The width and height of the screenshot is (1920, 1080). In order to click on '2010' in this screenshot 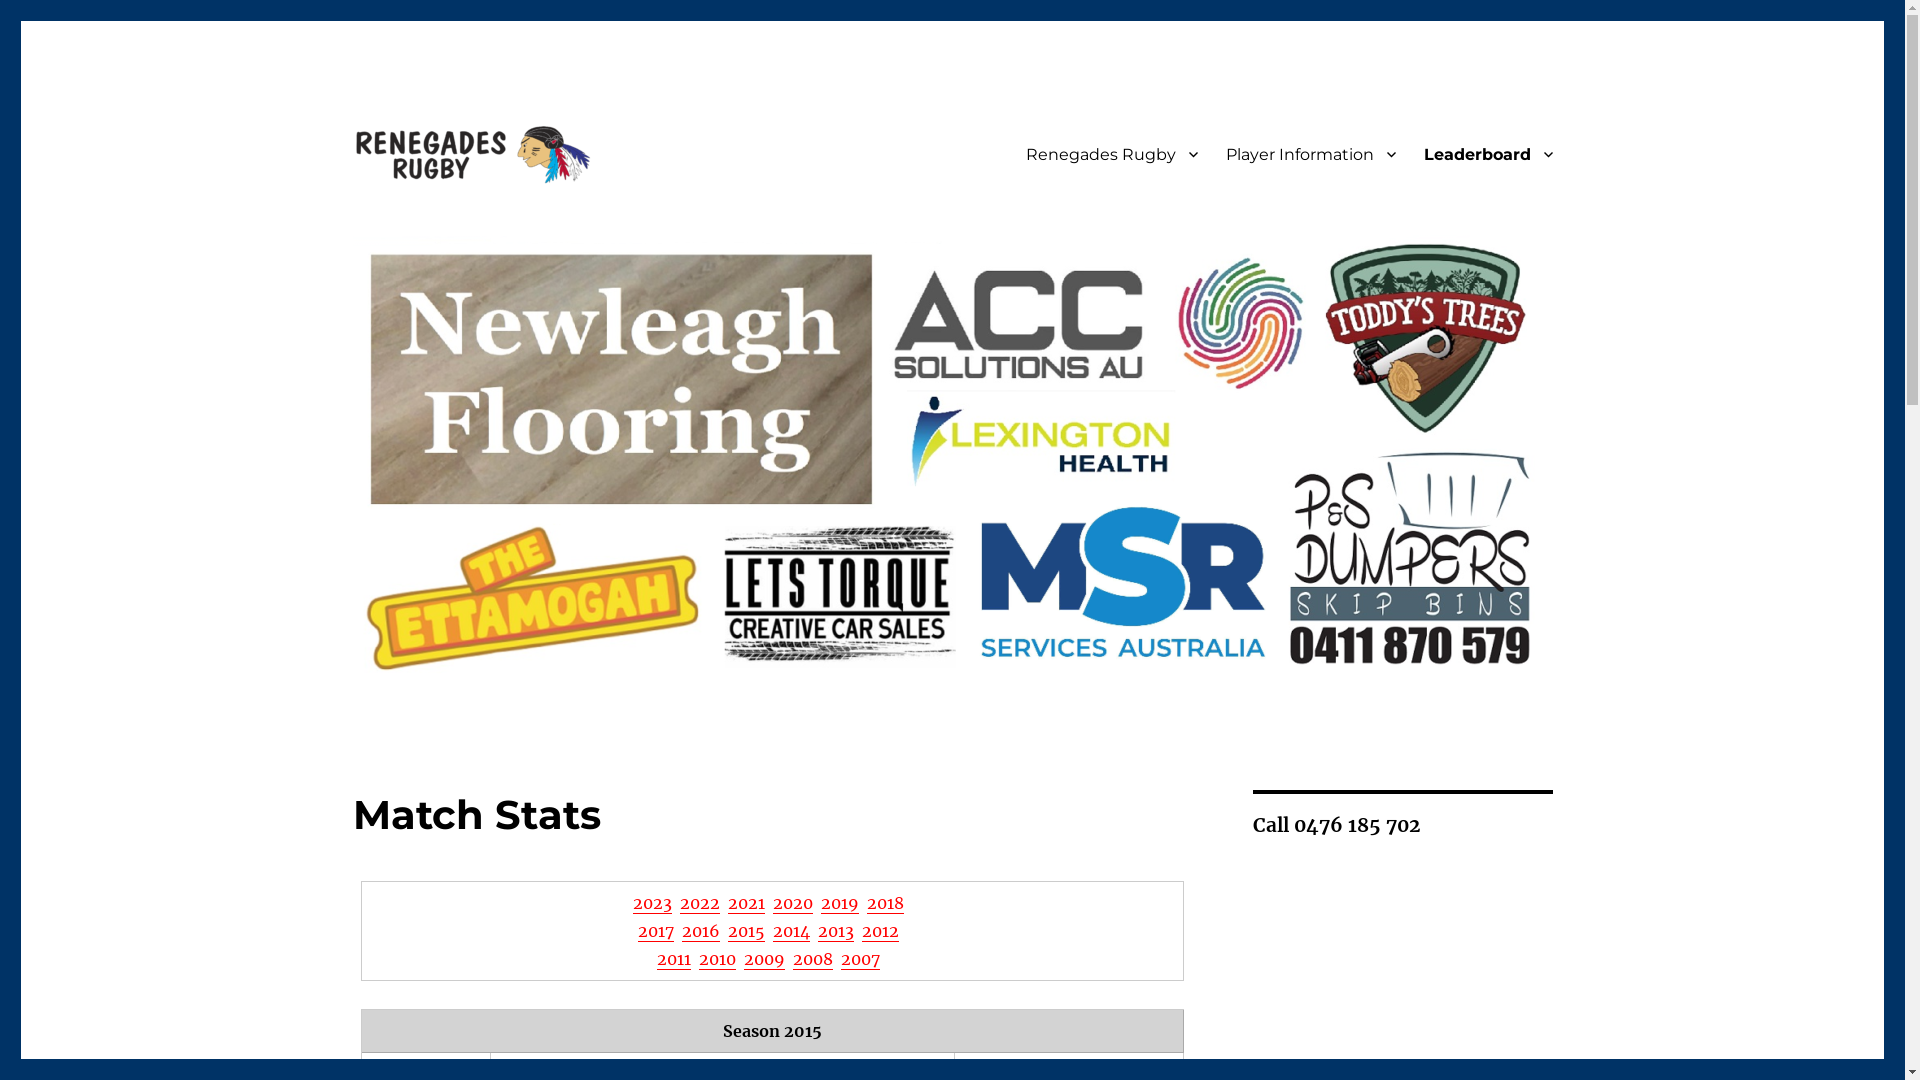, I will do `click(717, 958)`.